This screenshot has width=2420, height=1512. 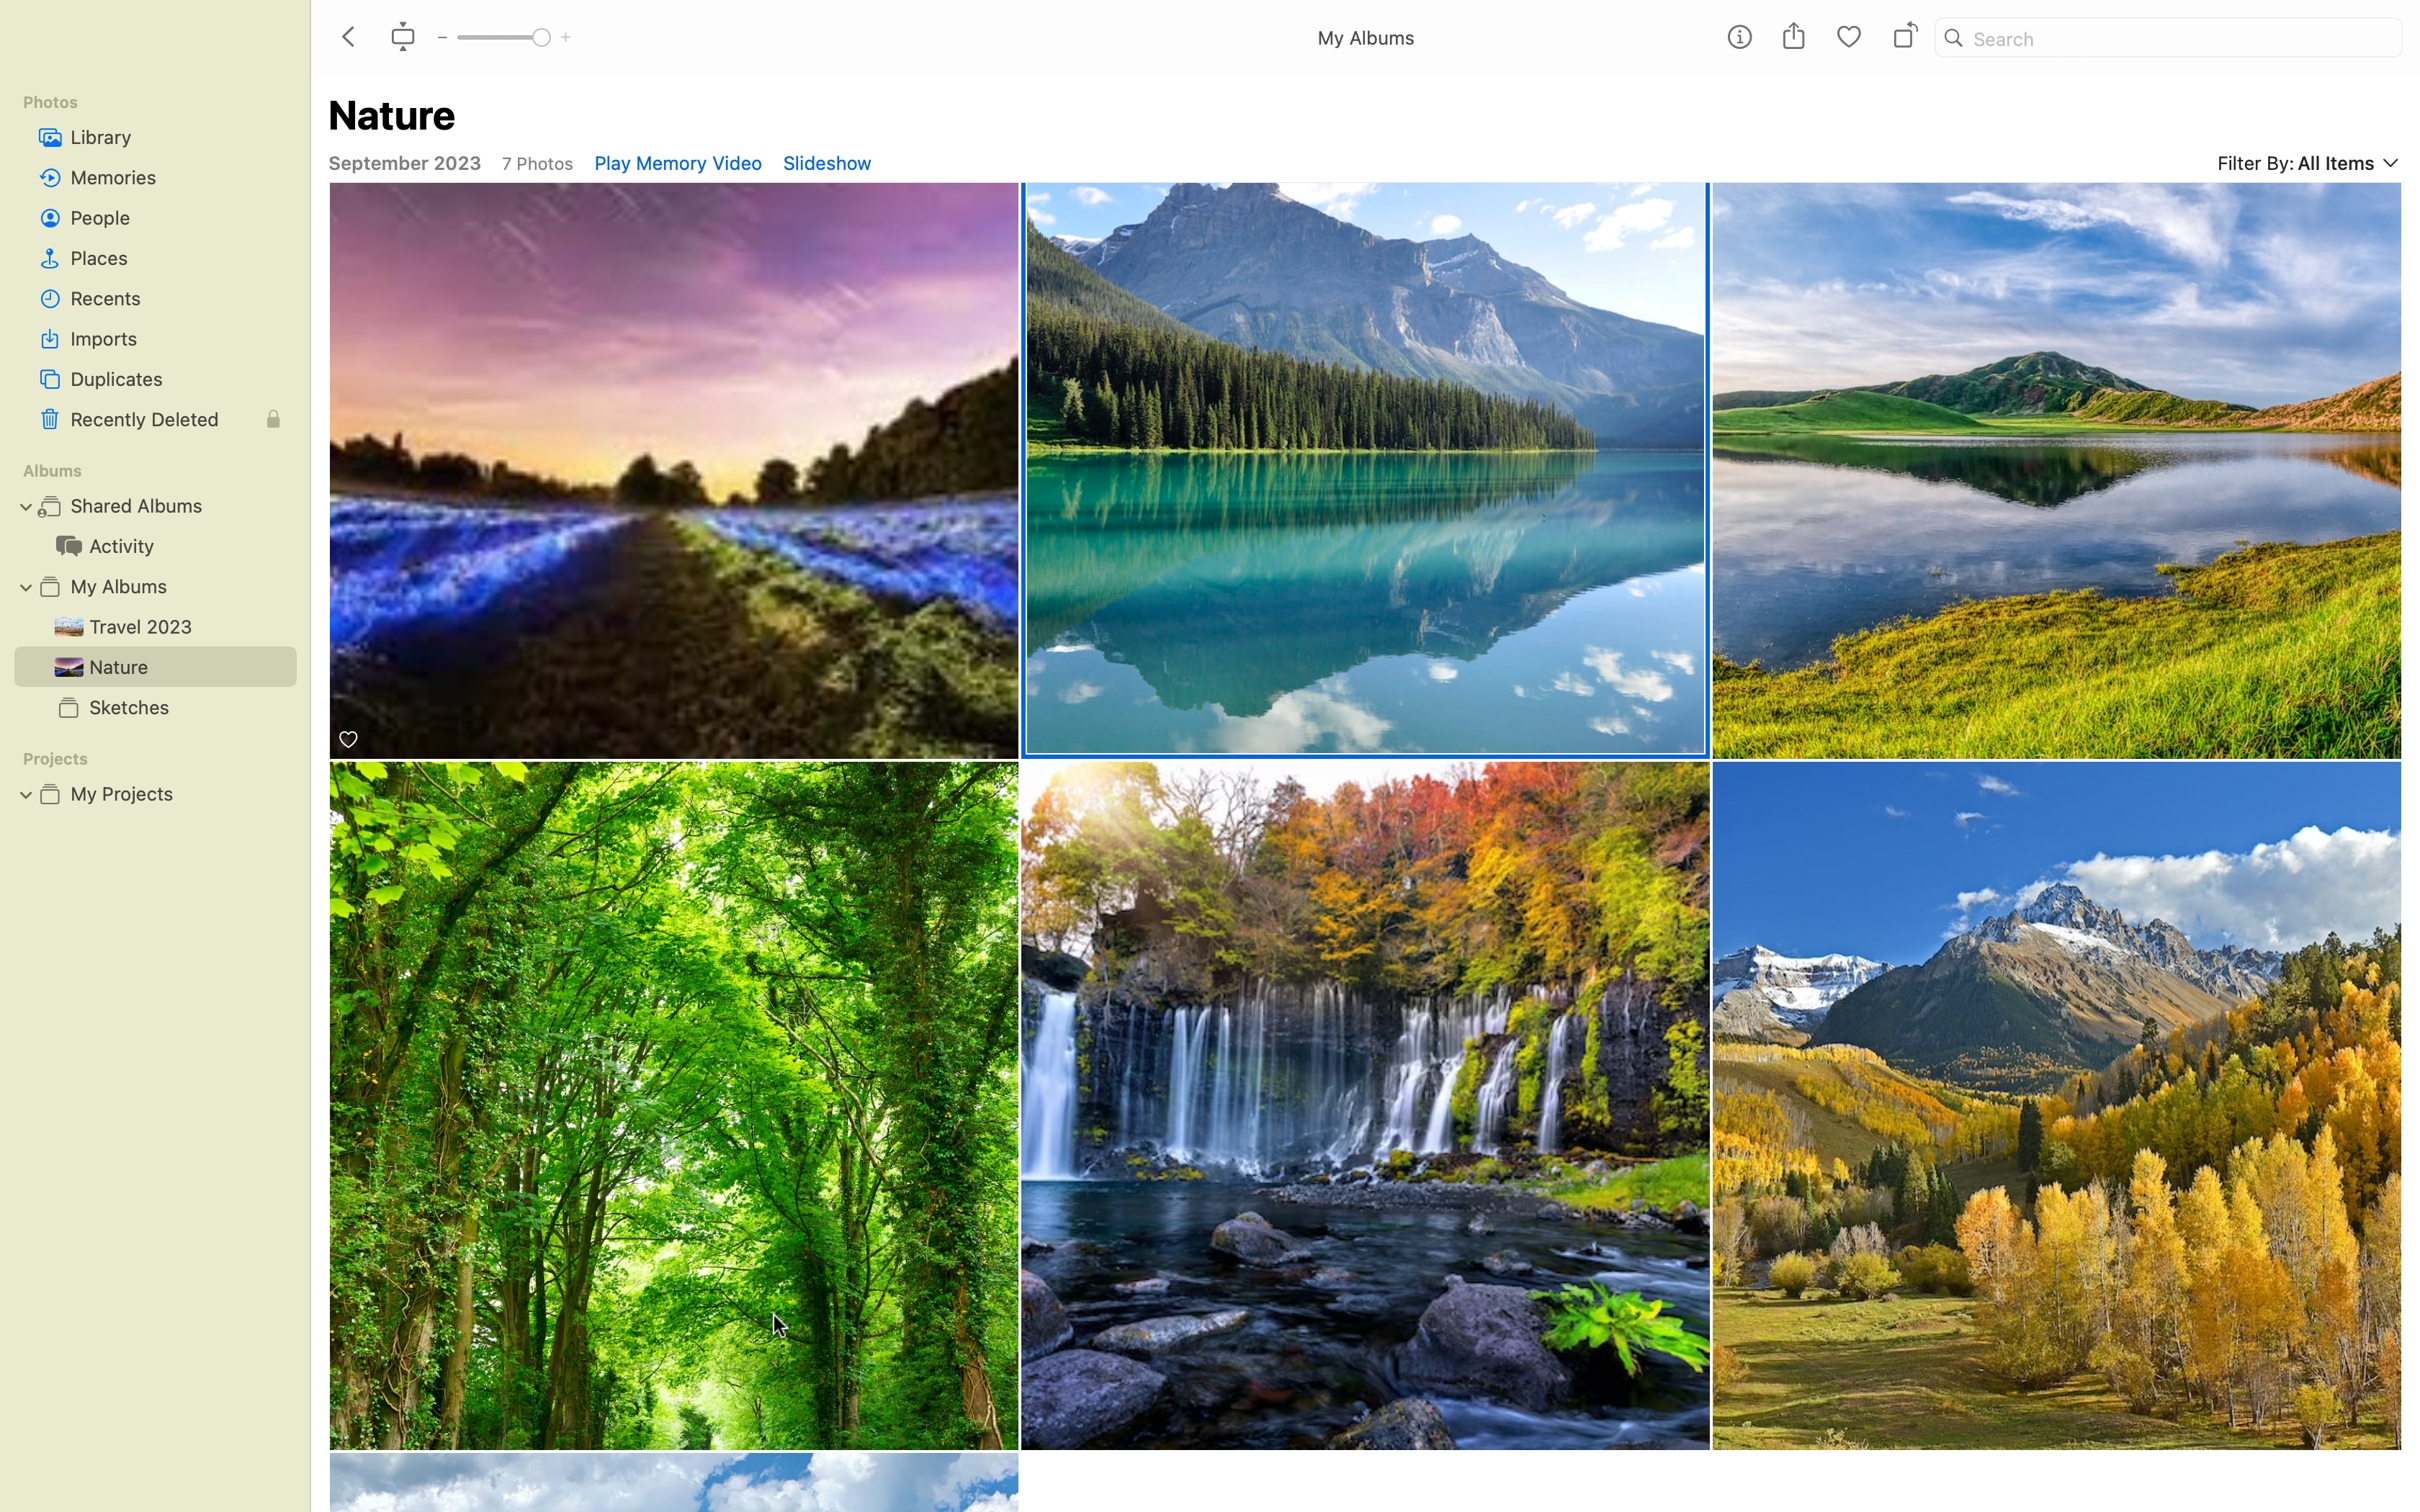 I want to click on Double click on the photo containing bioluminescence, so click(x=674, y=472).